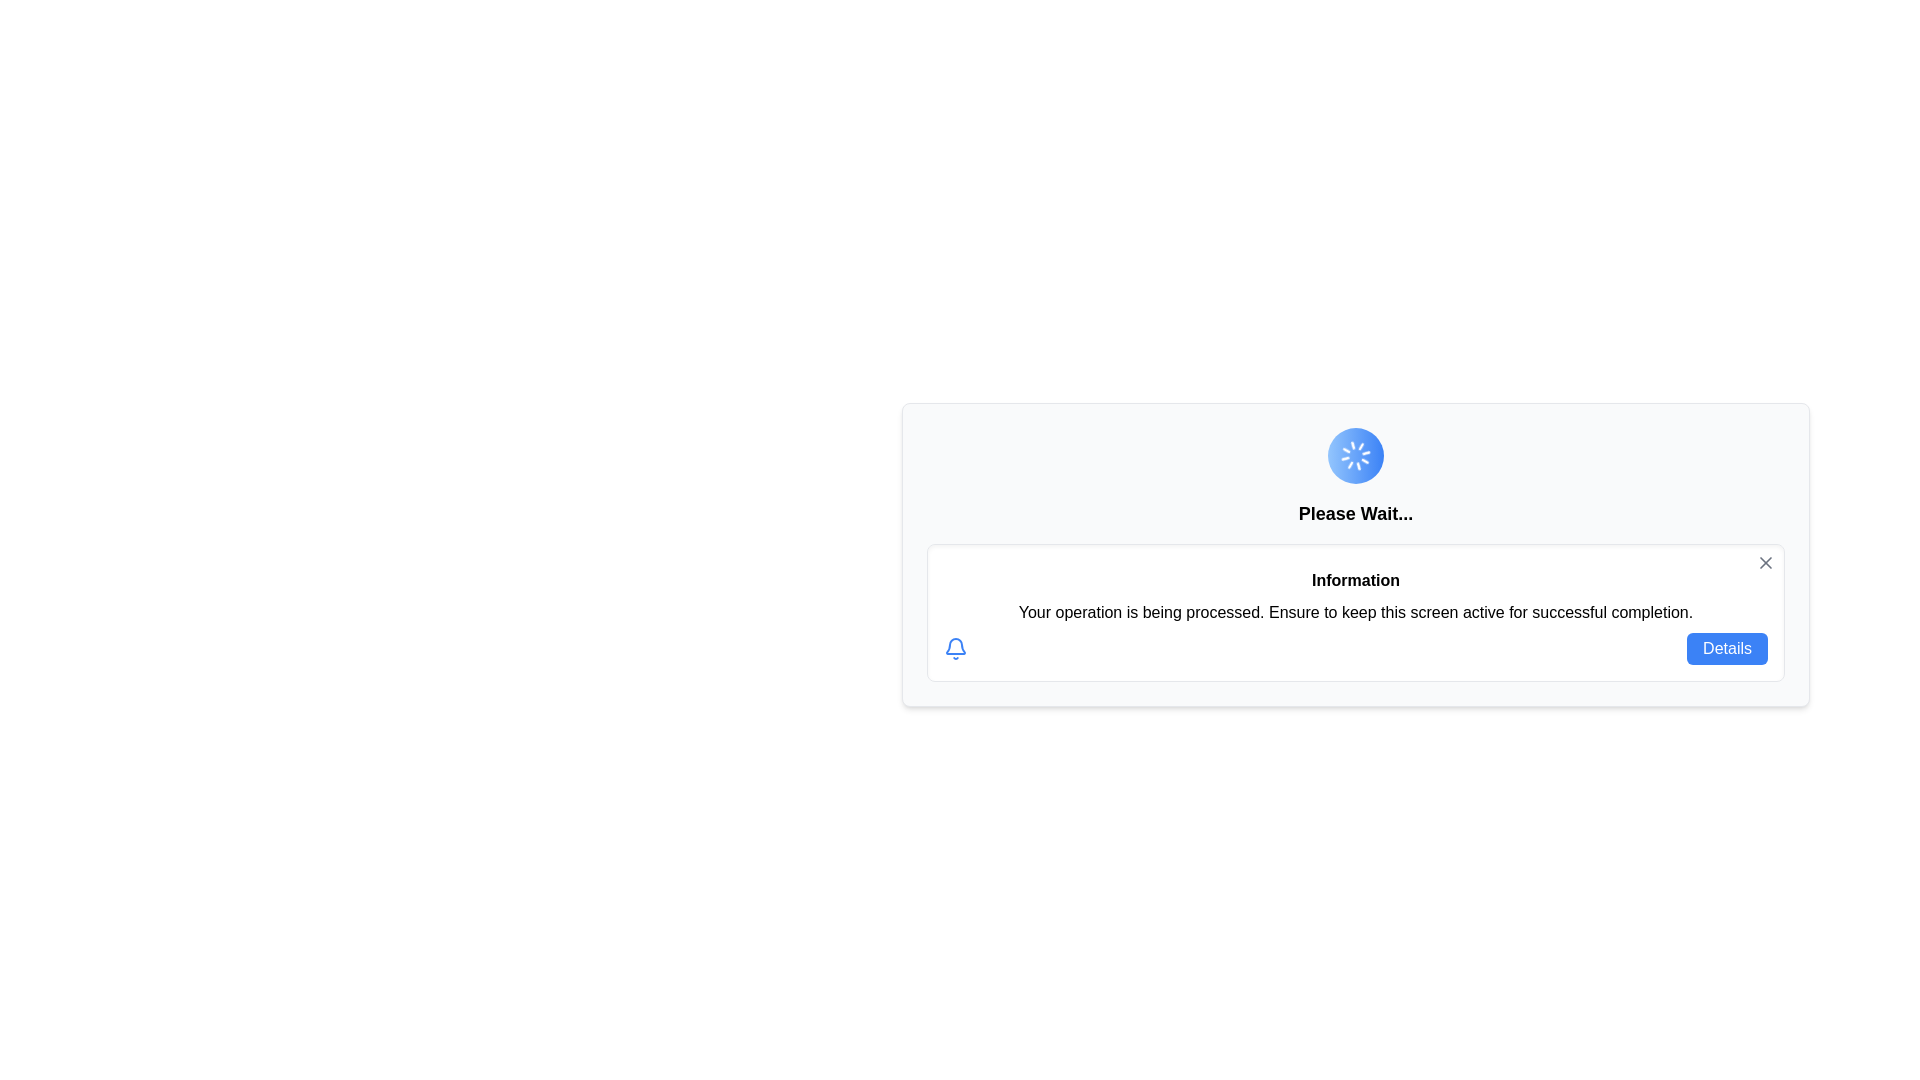 The image size is (1920, 1080). Describe the element at coordinates (1766, 563) in the screenshot. I see `the Close icon (small 'X' button) located in the top-right corner of the bordered section` at that location.